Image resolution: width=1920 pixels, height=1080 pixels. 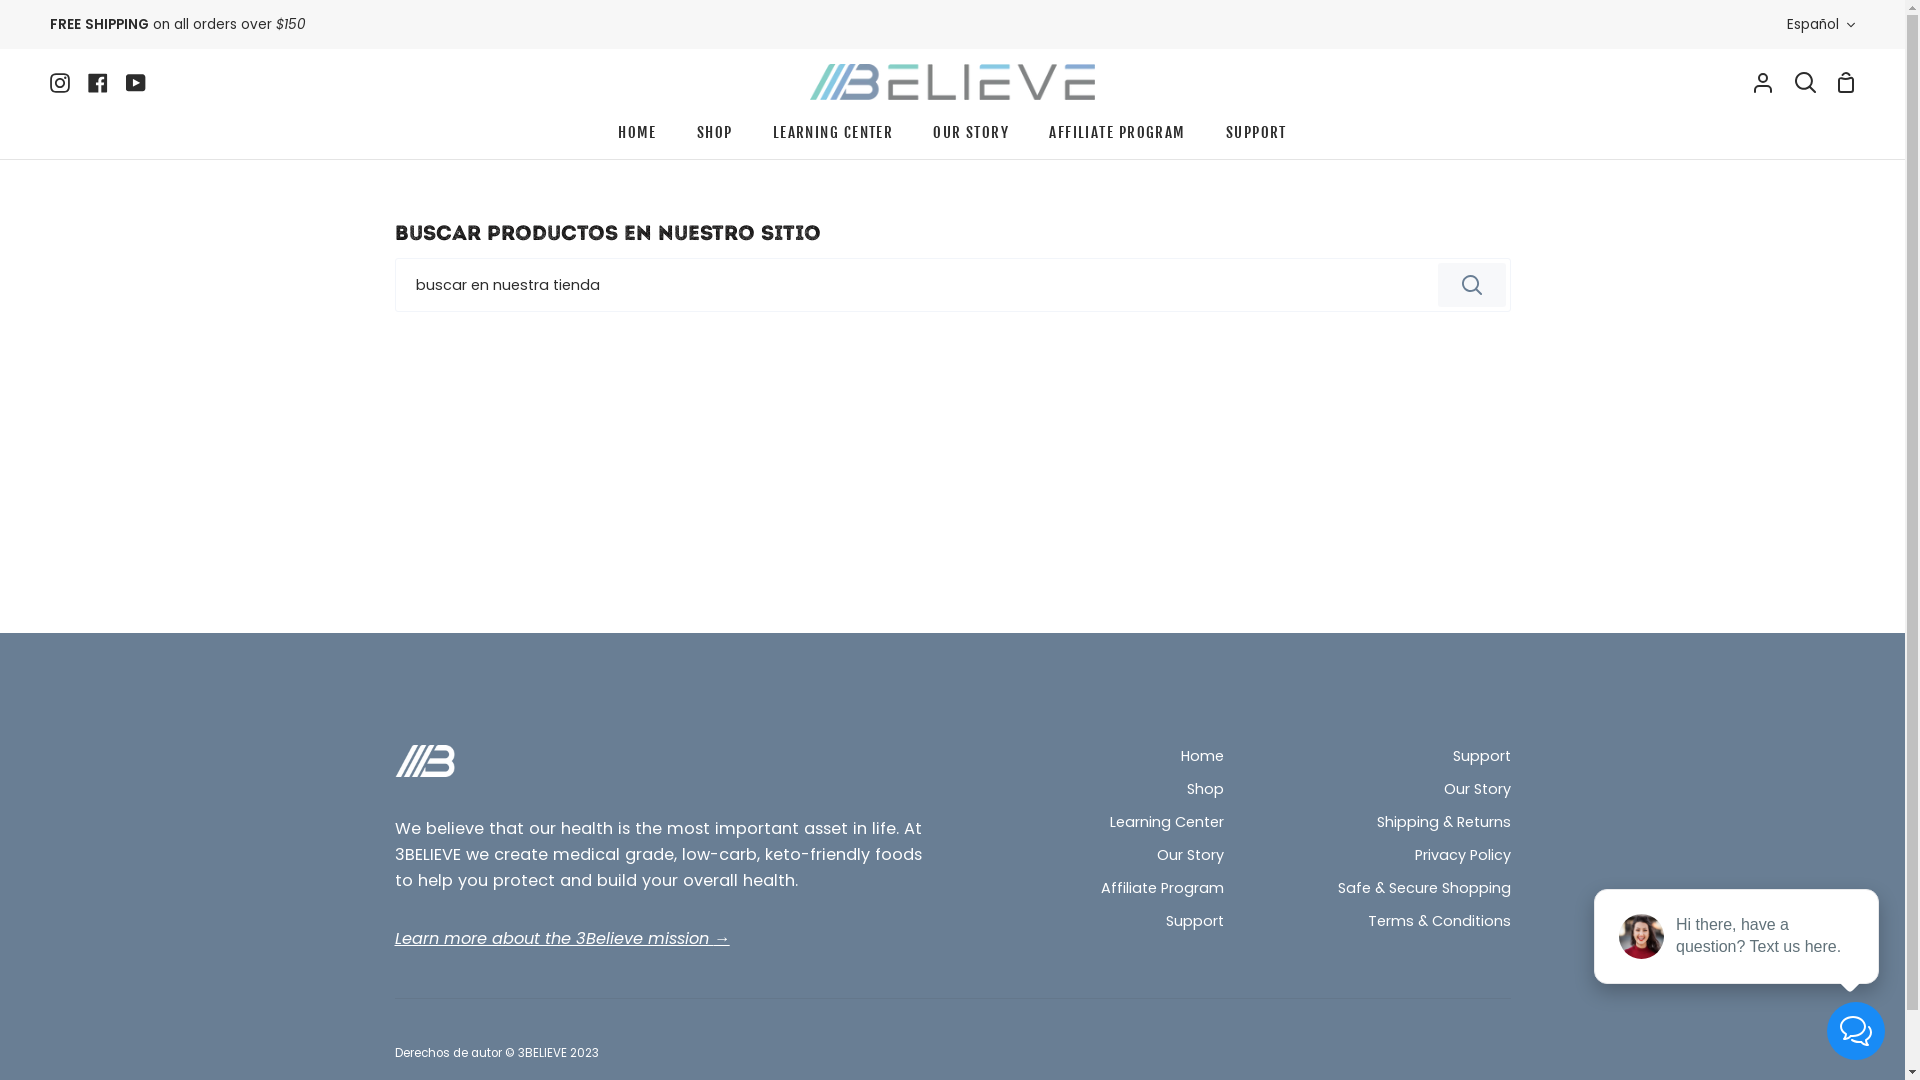 What do you see at coordinates (78, 80) in the screenshot?
I see `'Facebook'` at bounding box center [78, 80].